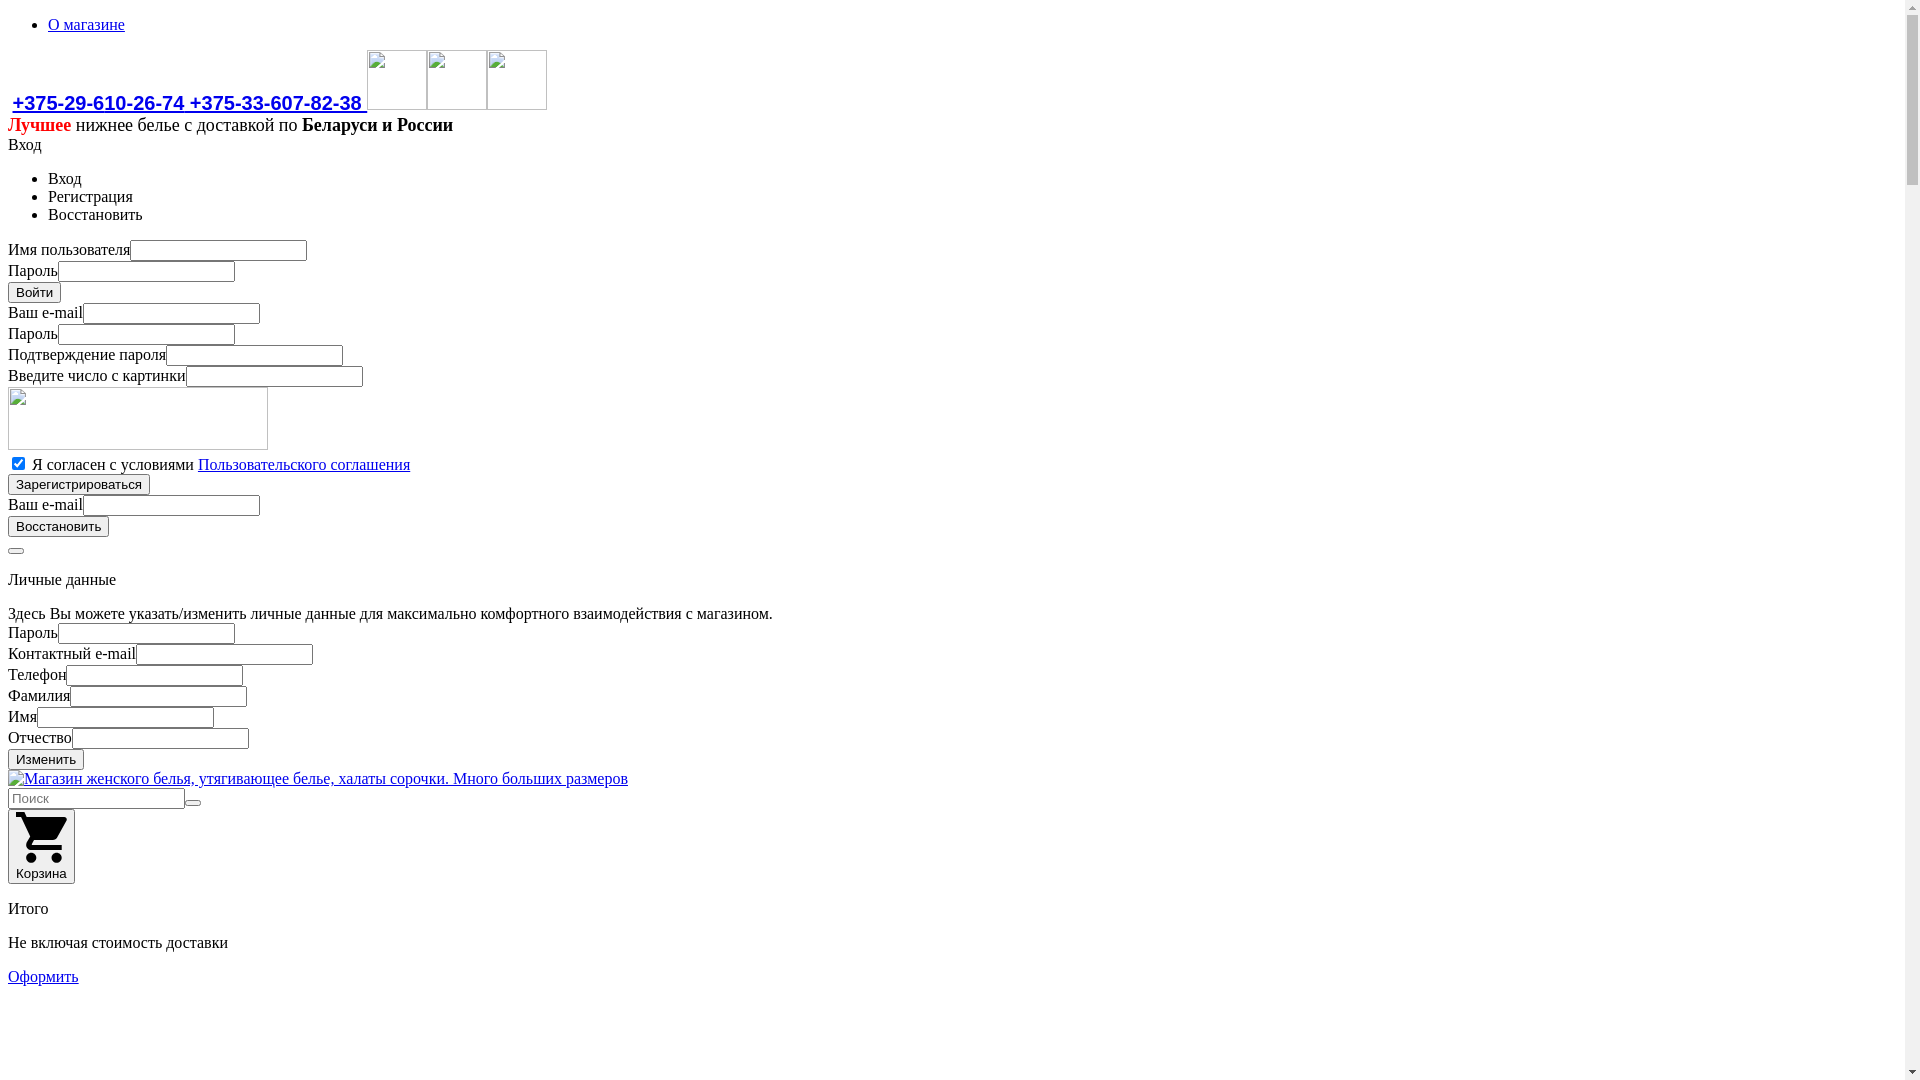  What do you see at coordinates (455, 103) in the screenshot?
I see `'WhatsApp'` at bounding box center [455, 103].